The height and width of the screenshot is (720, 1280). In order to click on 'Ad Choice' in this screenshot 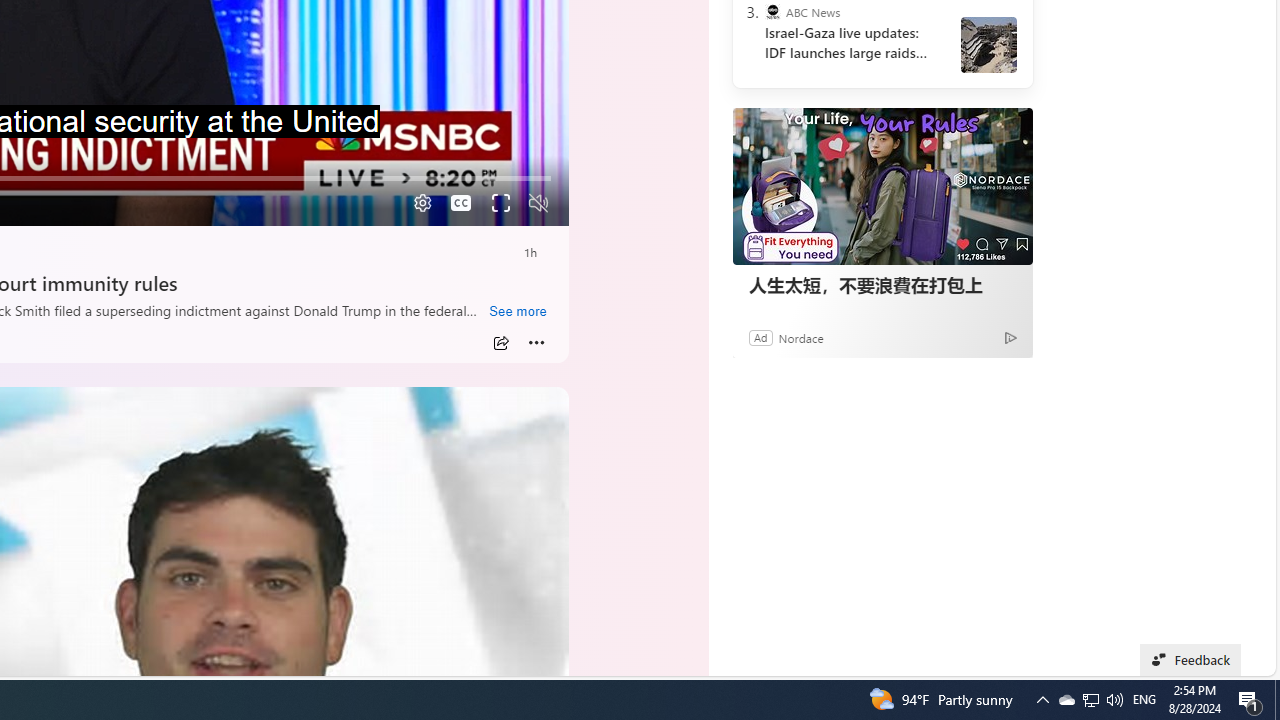, I will do `click(1011, 336)`.